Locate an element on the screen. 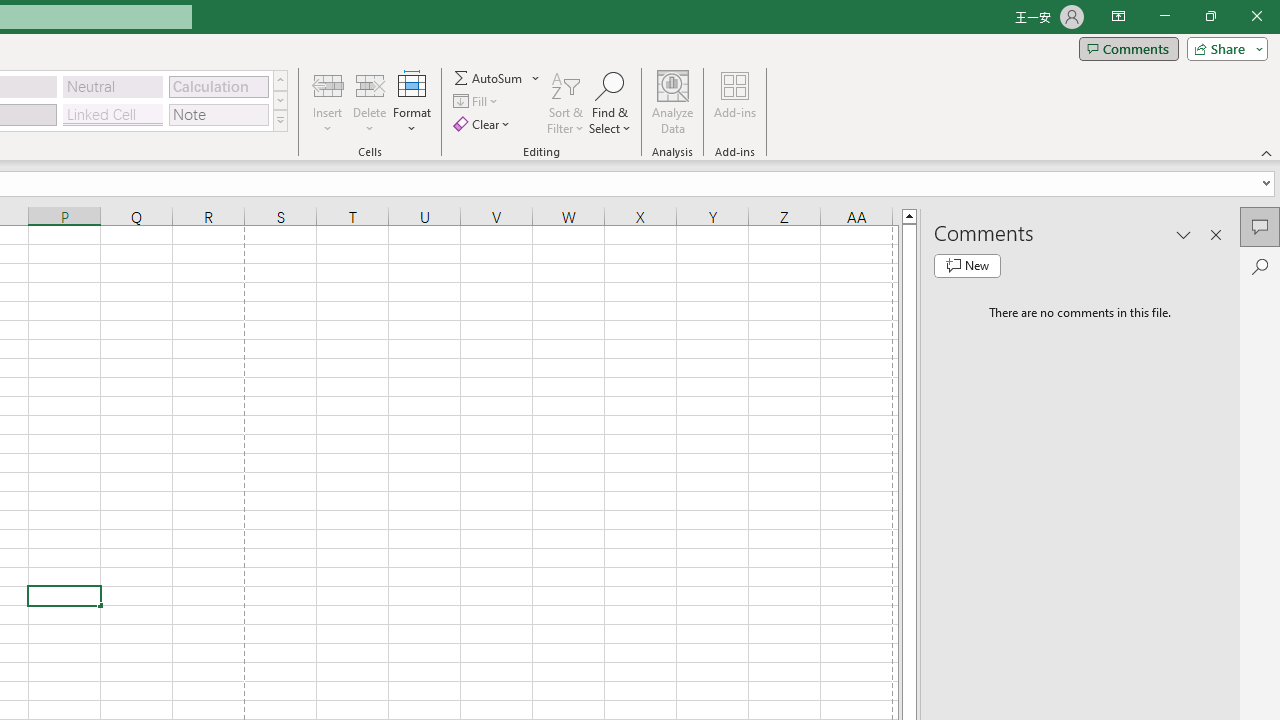  'Comments' is located at coordinates (1128, 47).